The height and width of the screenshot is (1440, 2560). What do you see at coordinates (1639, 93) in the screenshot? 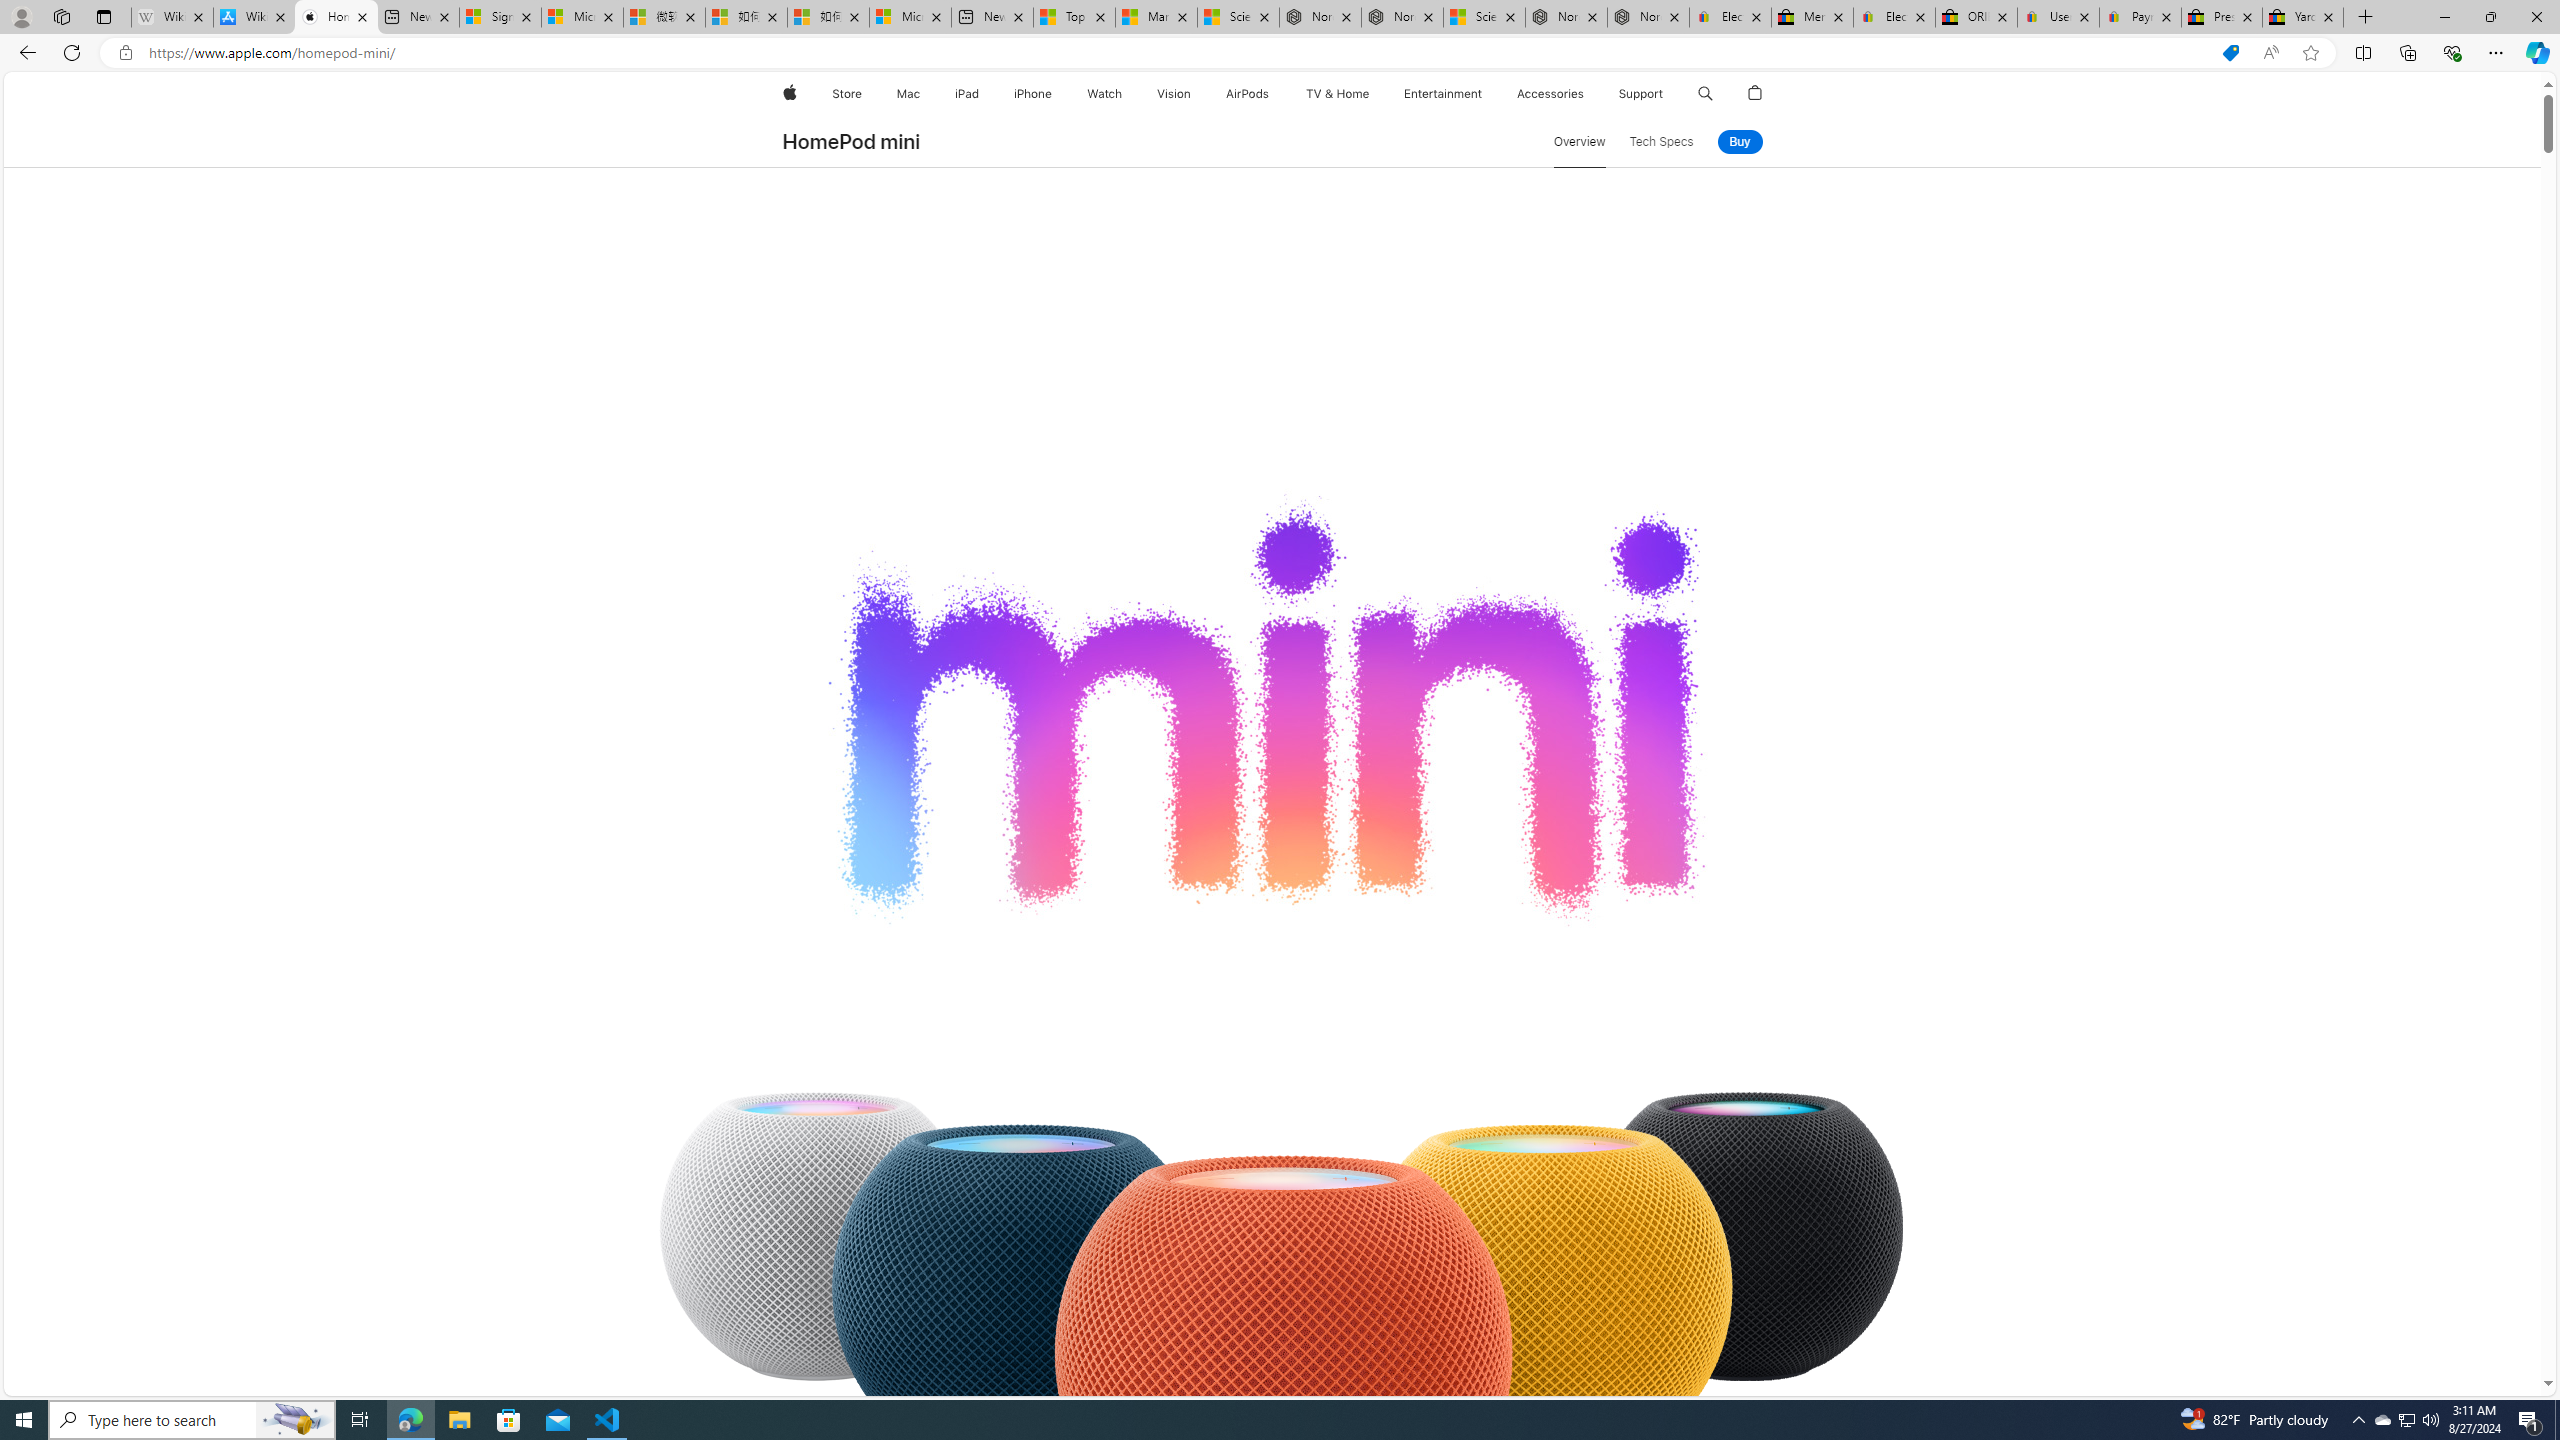
I see `'Support'` at bounding box center [1639, 93].